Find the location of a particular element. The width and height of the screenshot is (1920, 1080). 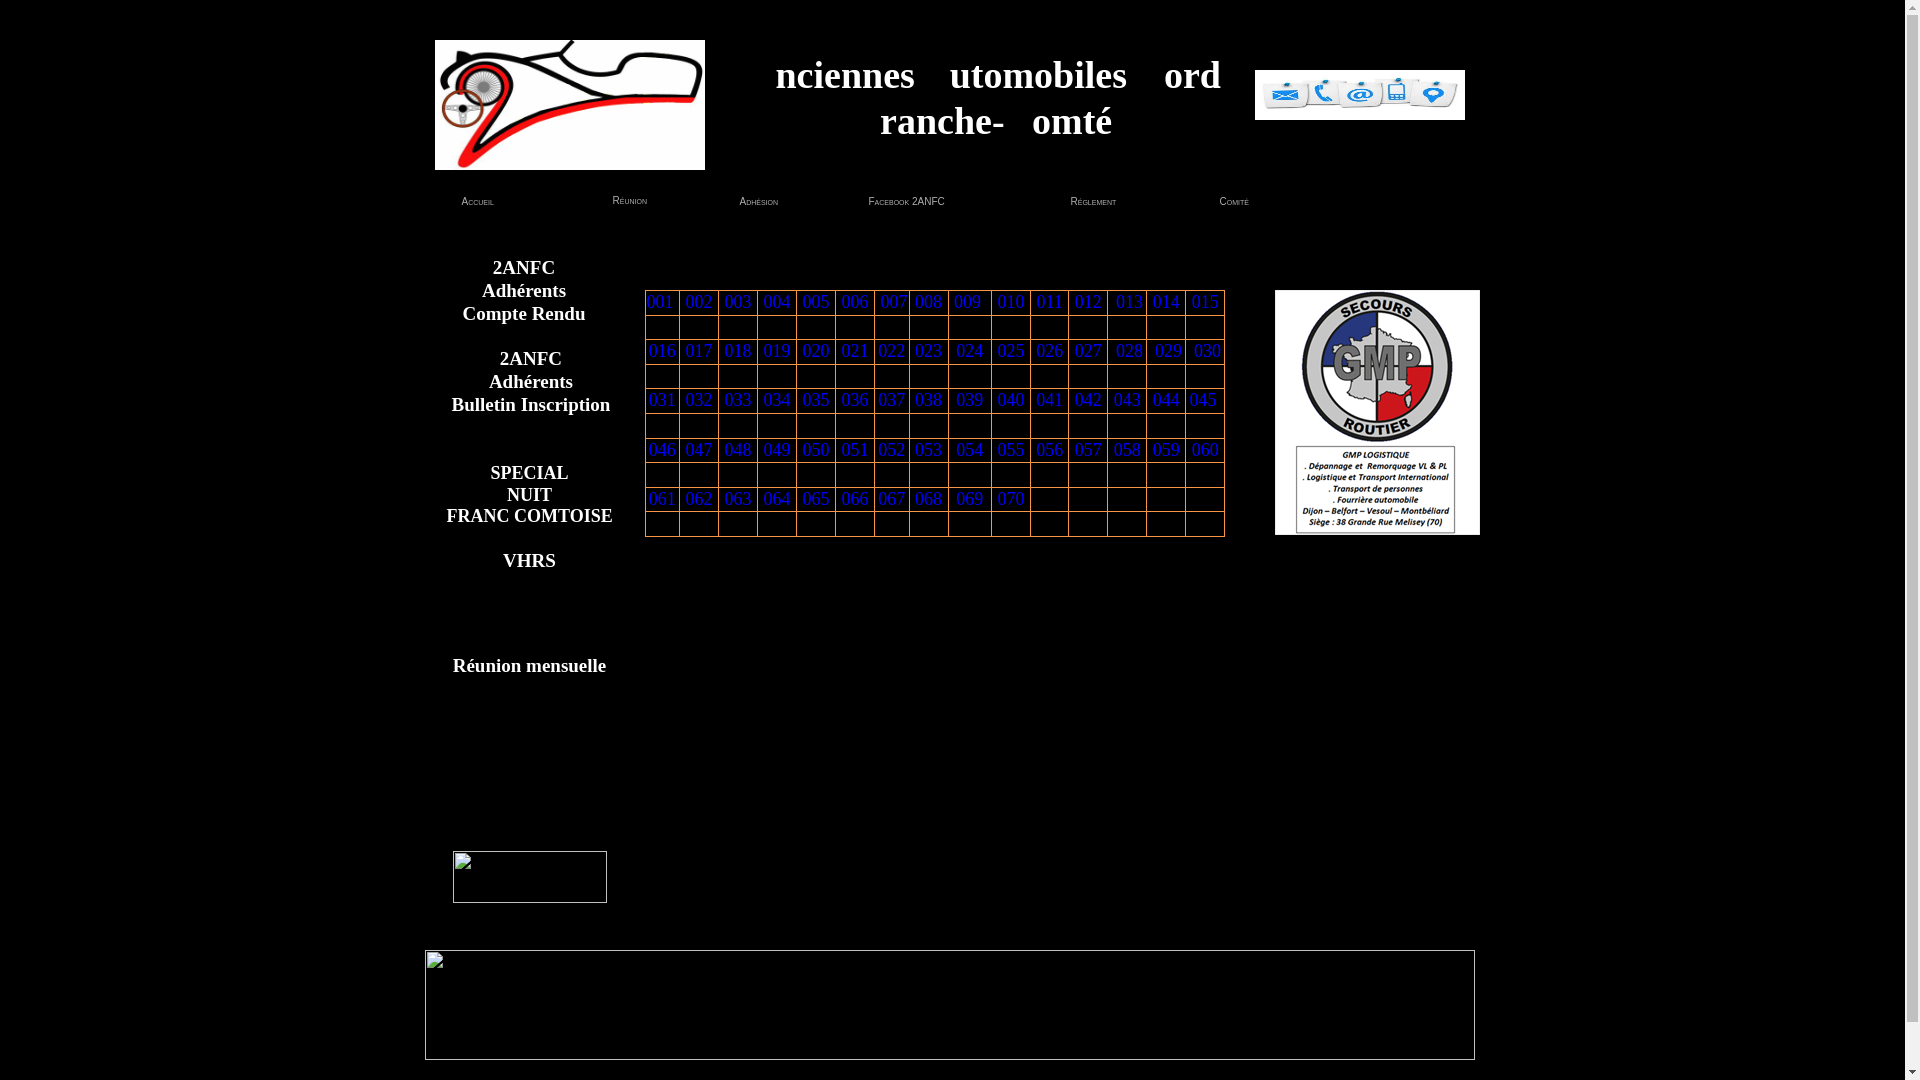

'037' is located at coordinates (890, 400).